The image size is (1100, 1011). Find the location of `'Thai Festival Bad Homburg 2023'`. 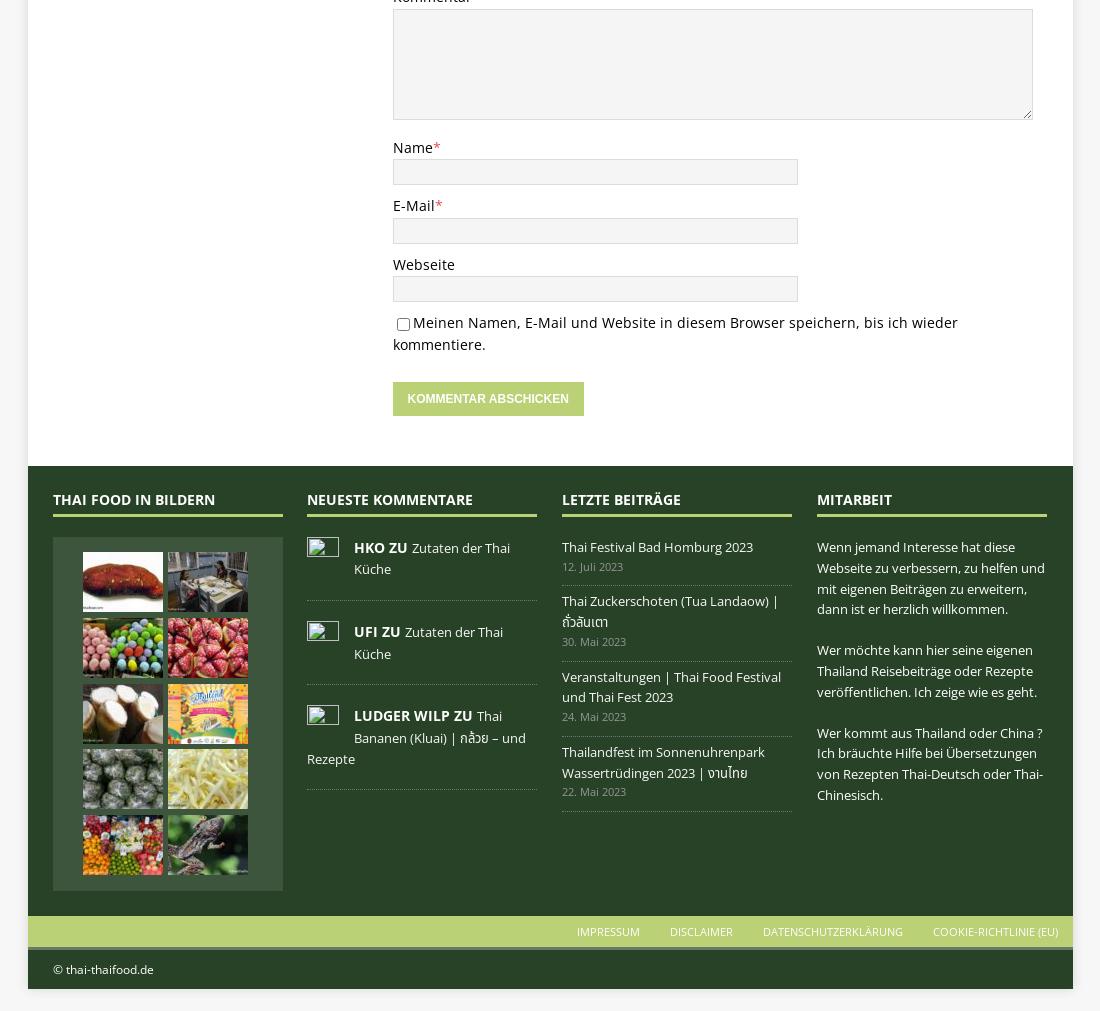

'Thai Festival Bad Homburg 2023' is located at coordinates (657, 546).